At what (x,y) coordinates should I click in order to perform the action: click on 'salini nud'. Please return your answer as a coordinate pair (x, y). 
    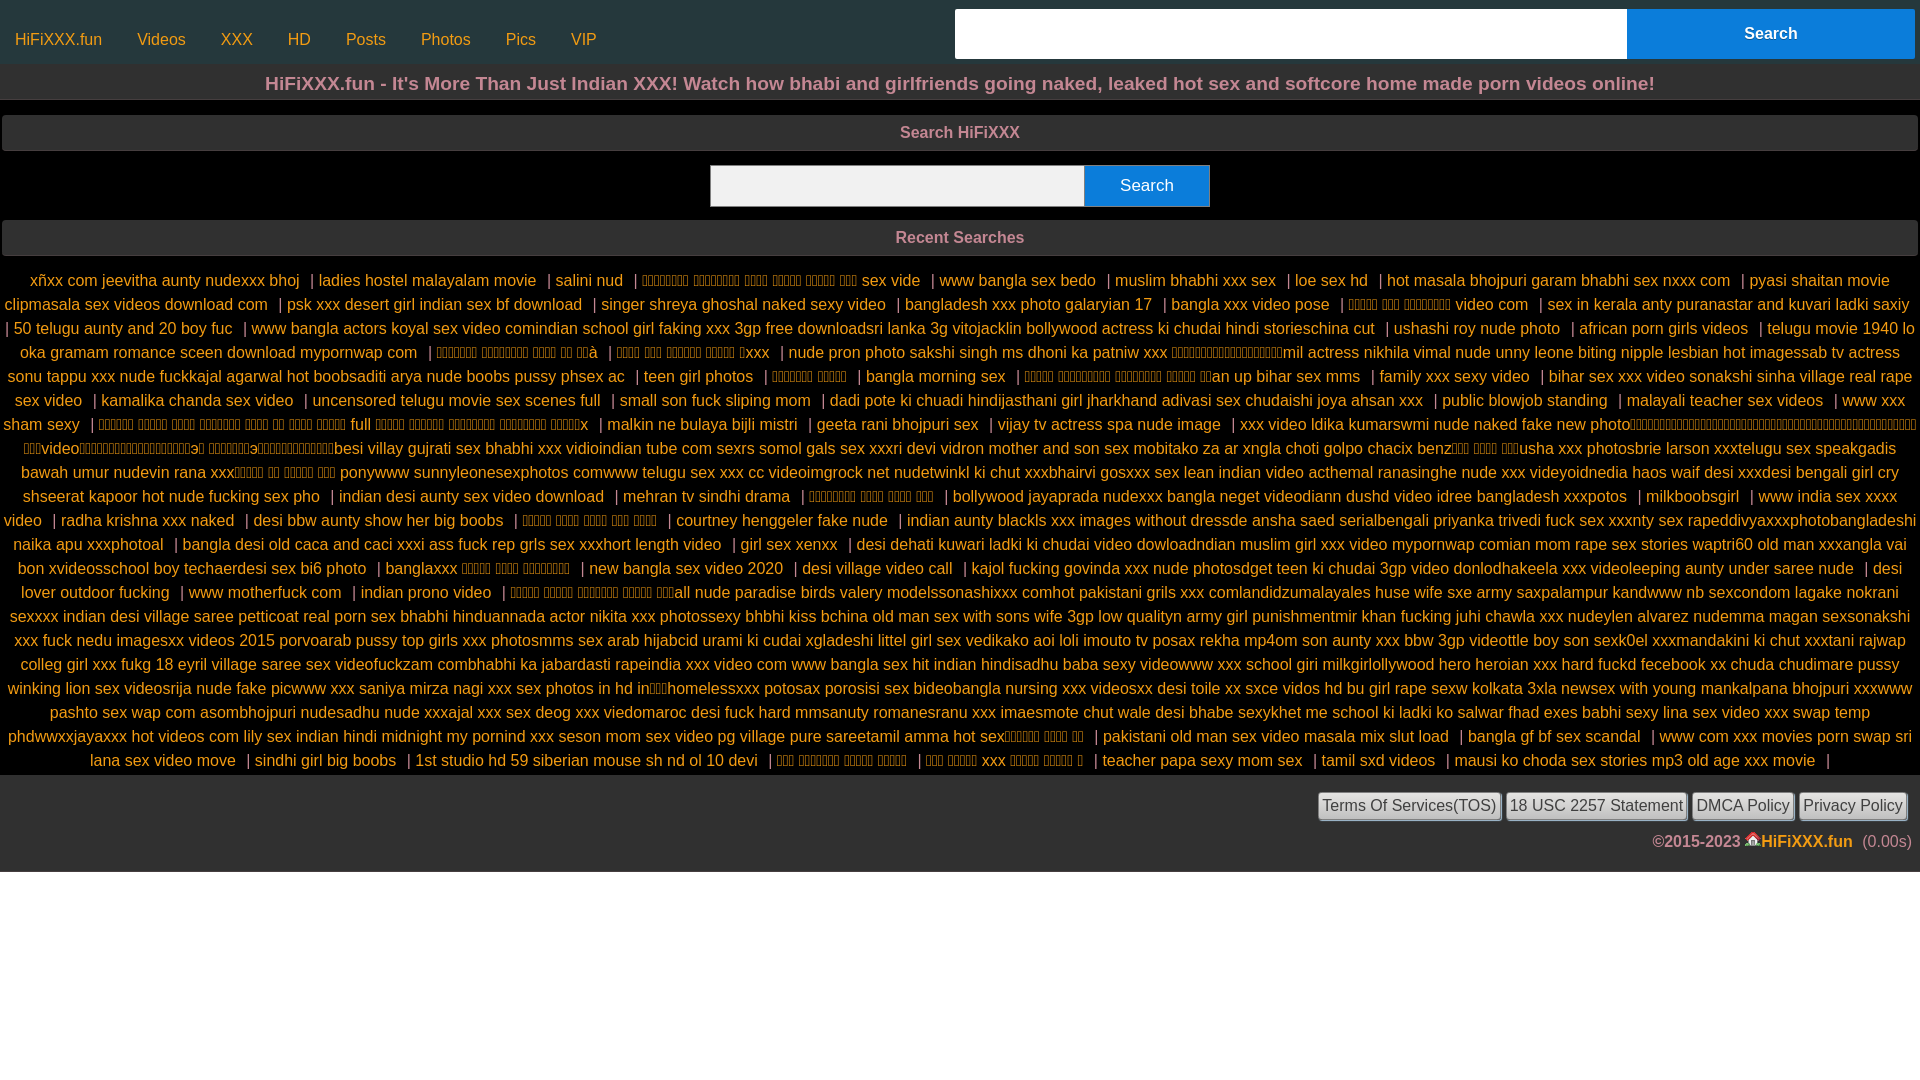
    Looking at the image, I should click on (589, 280).